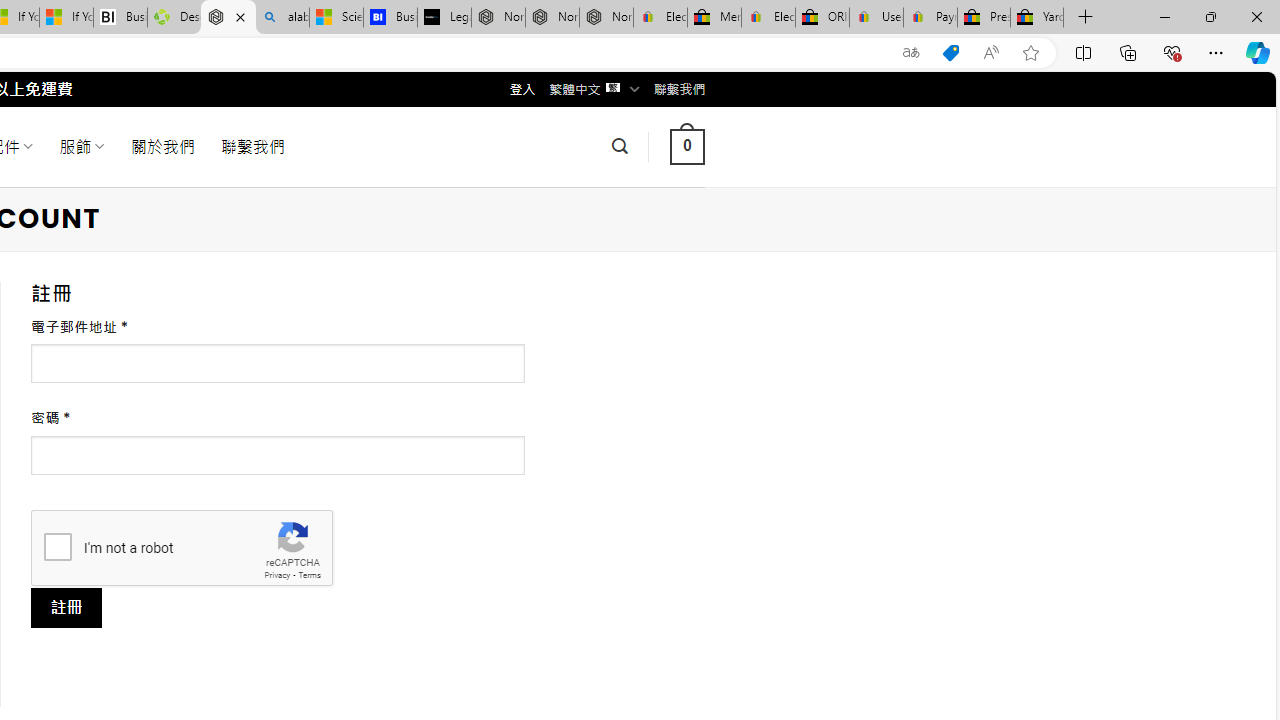 The width and height of the screenshot is (1280, 720). I want to click on 'Terms', so click(308, 575).